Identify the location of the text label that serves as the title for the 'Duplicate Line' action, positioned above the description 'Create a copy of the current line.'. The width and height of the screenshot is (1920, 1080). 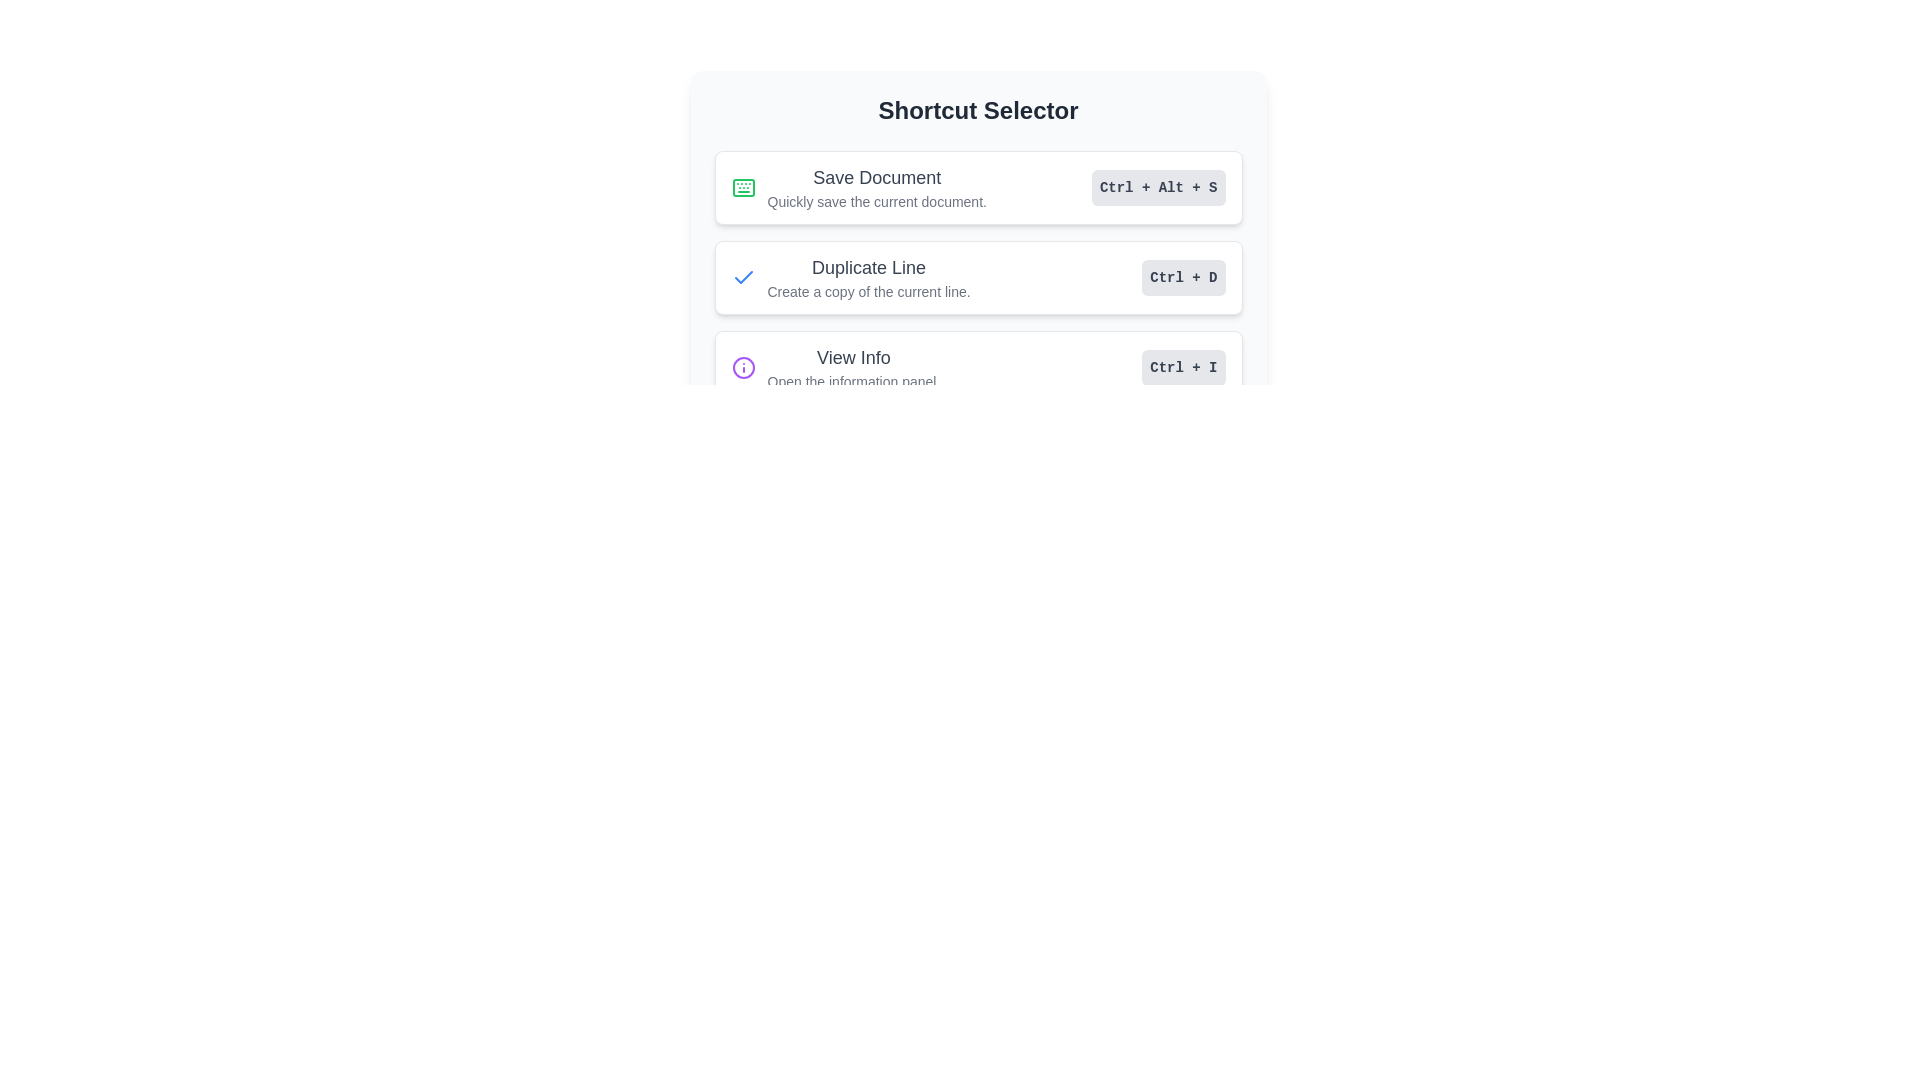
(868, 266).